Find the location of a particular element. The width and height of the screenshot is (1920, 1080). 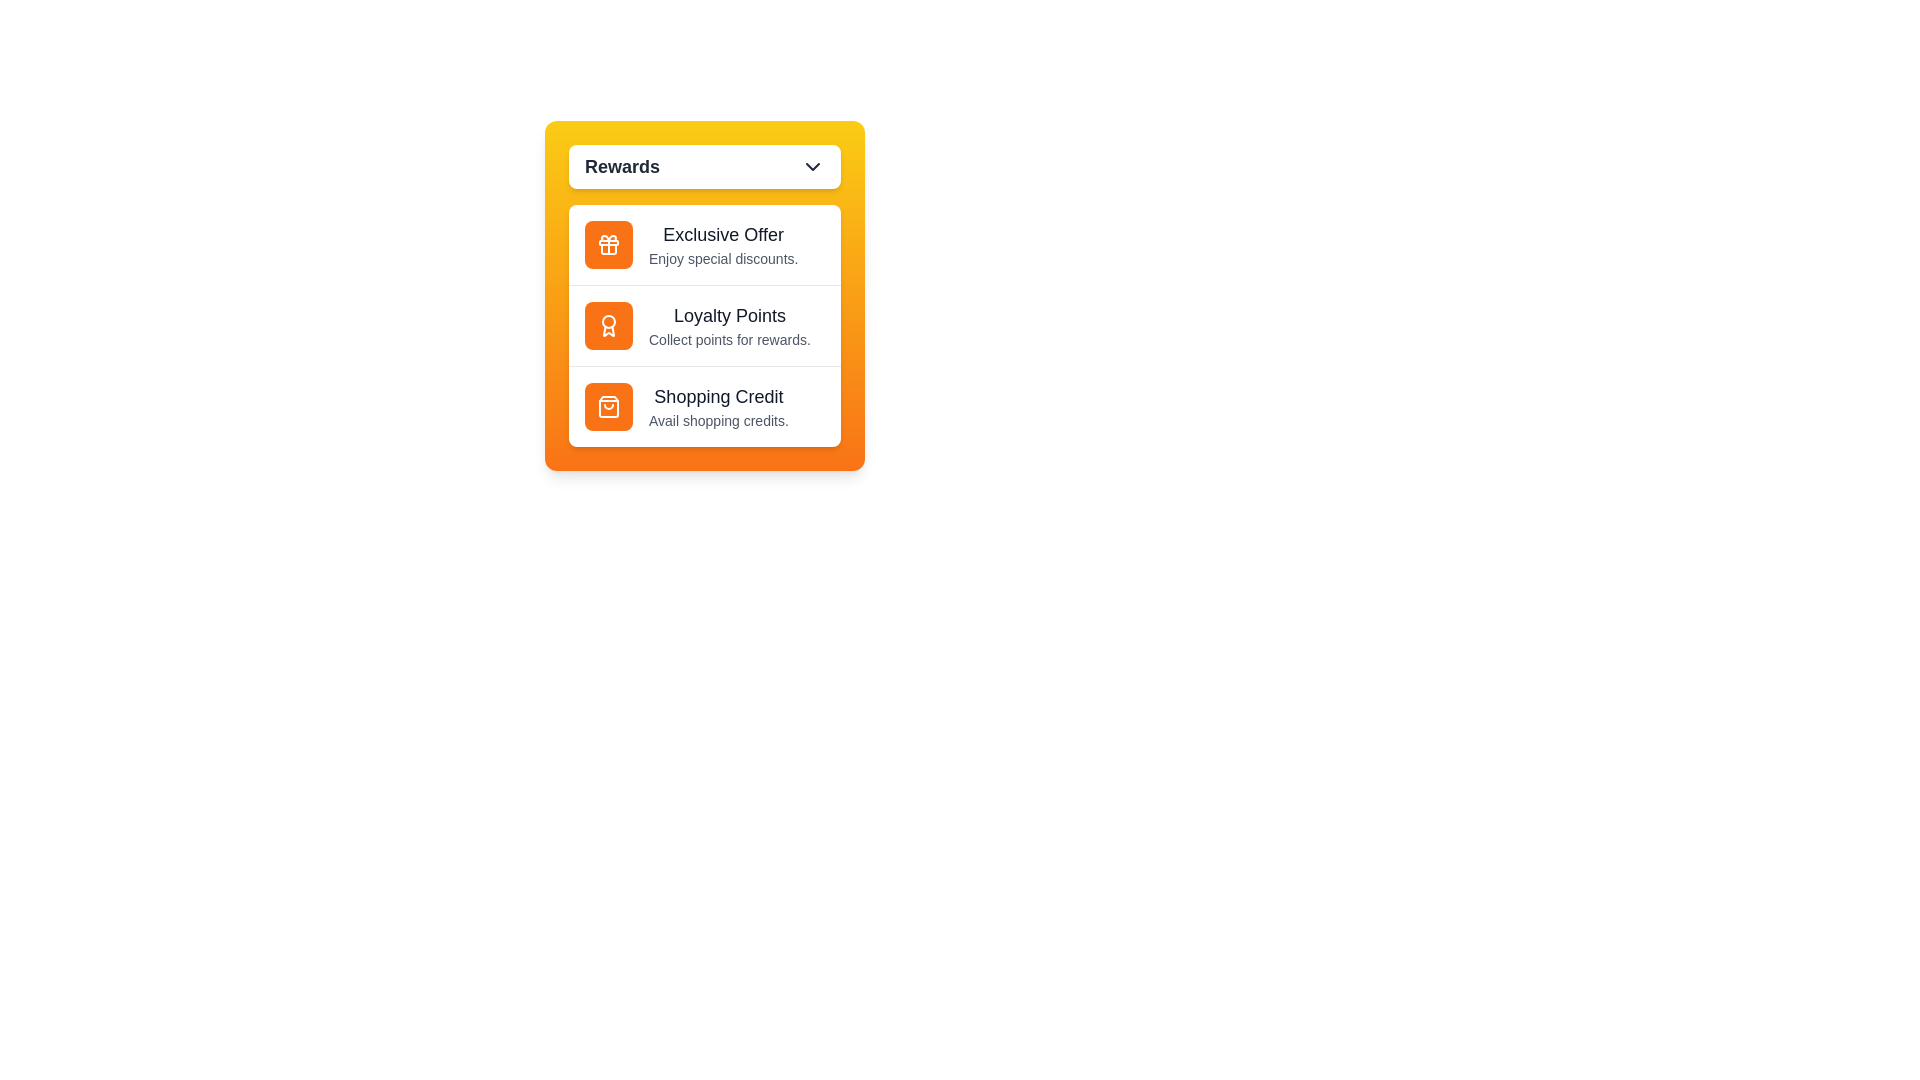

the design of the square icon with an orange background and a white award ribbon symbol at its center, located on the second row of the 'Rewards' menu, adjacent to the 'Loyalty Points' text is located at coordinates (608, 325).